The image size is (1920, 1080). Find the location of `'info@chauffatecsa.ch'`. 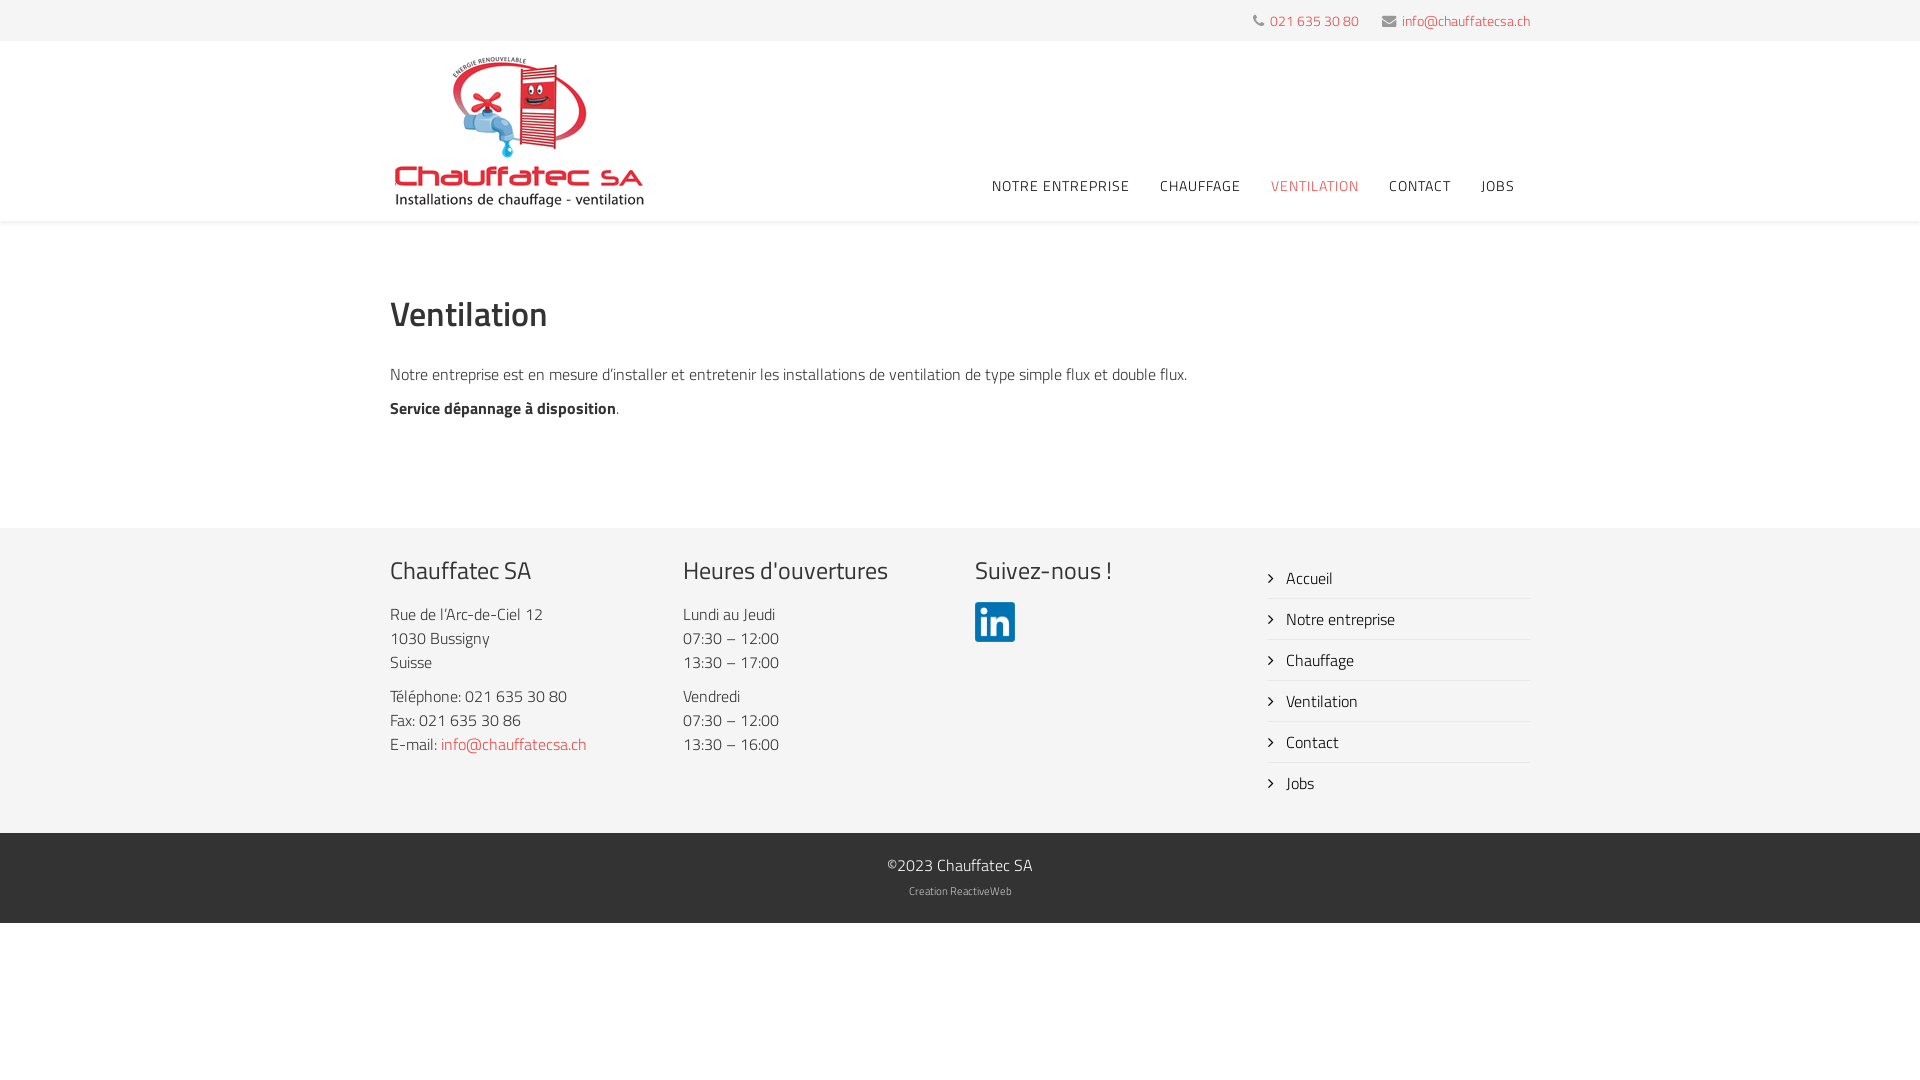

'info@chauffatecsa.ch' is located at coordinates (1465, 20).